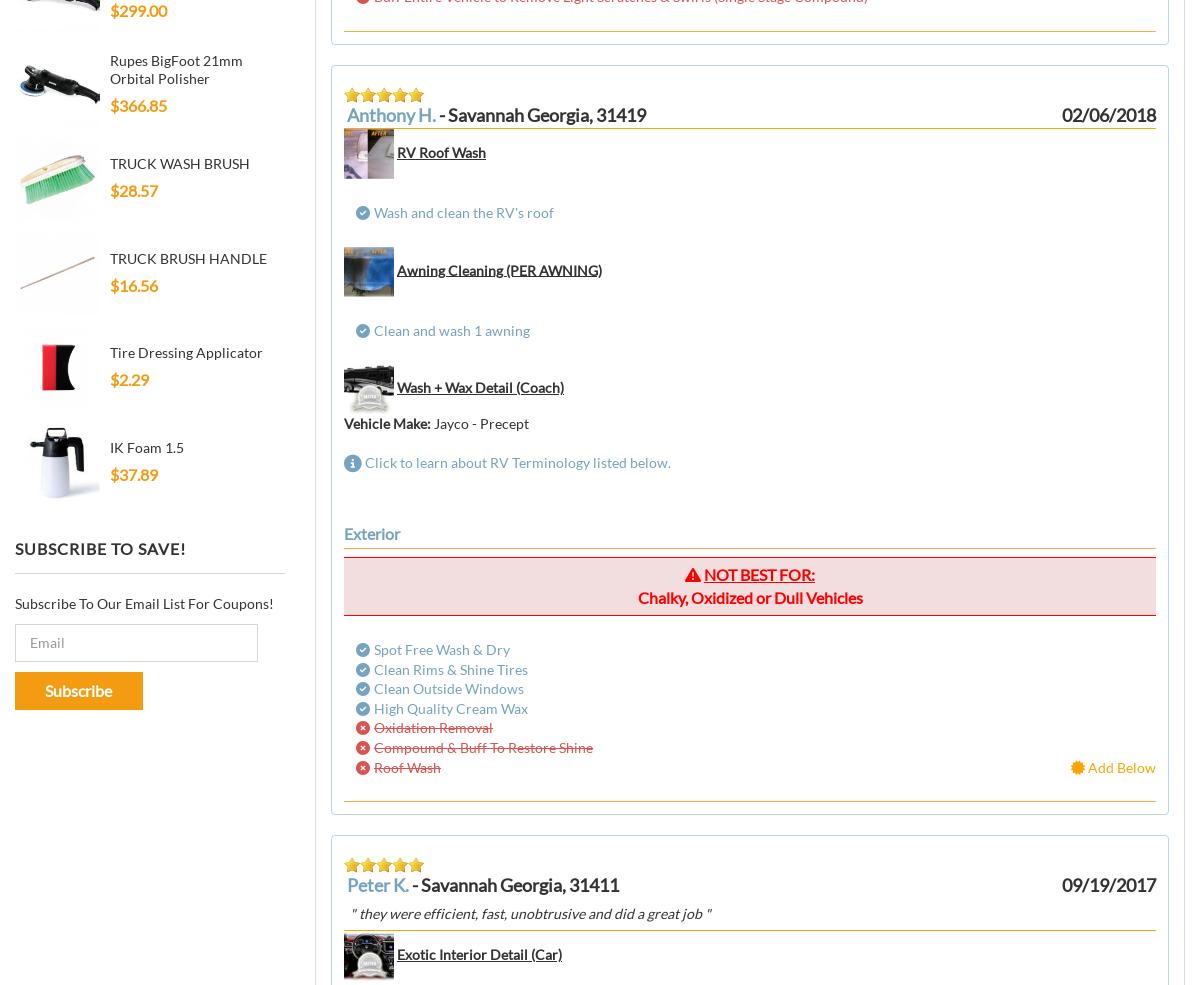 Image resolution: width=1200 pixels, height=985 pixels. What do you see at coordinates (545, 113) in the screenshot?
I see `'Savannah Georgia, 31419'` at bounding box center [545, 113].